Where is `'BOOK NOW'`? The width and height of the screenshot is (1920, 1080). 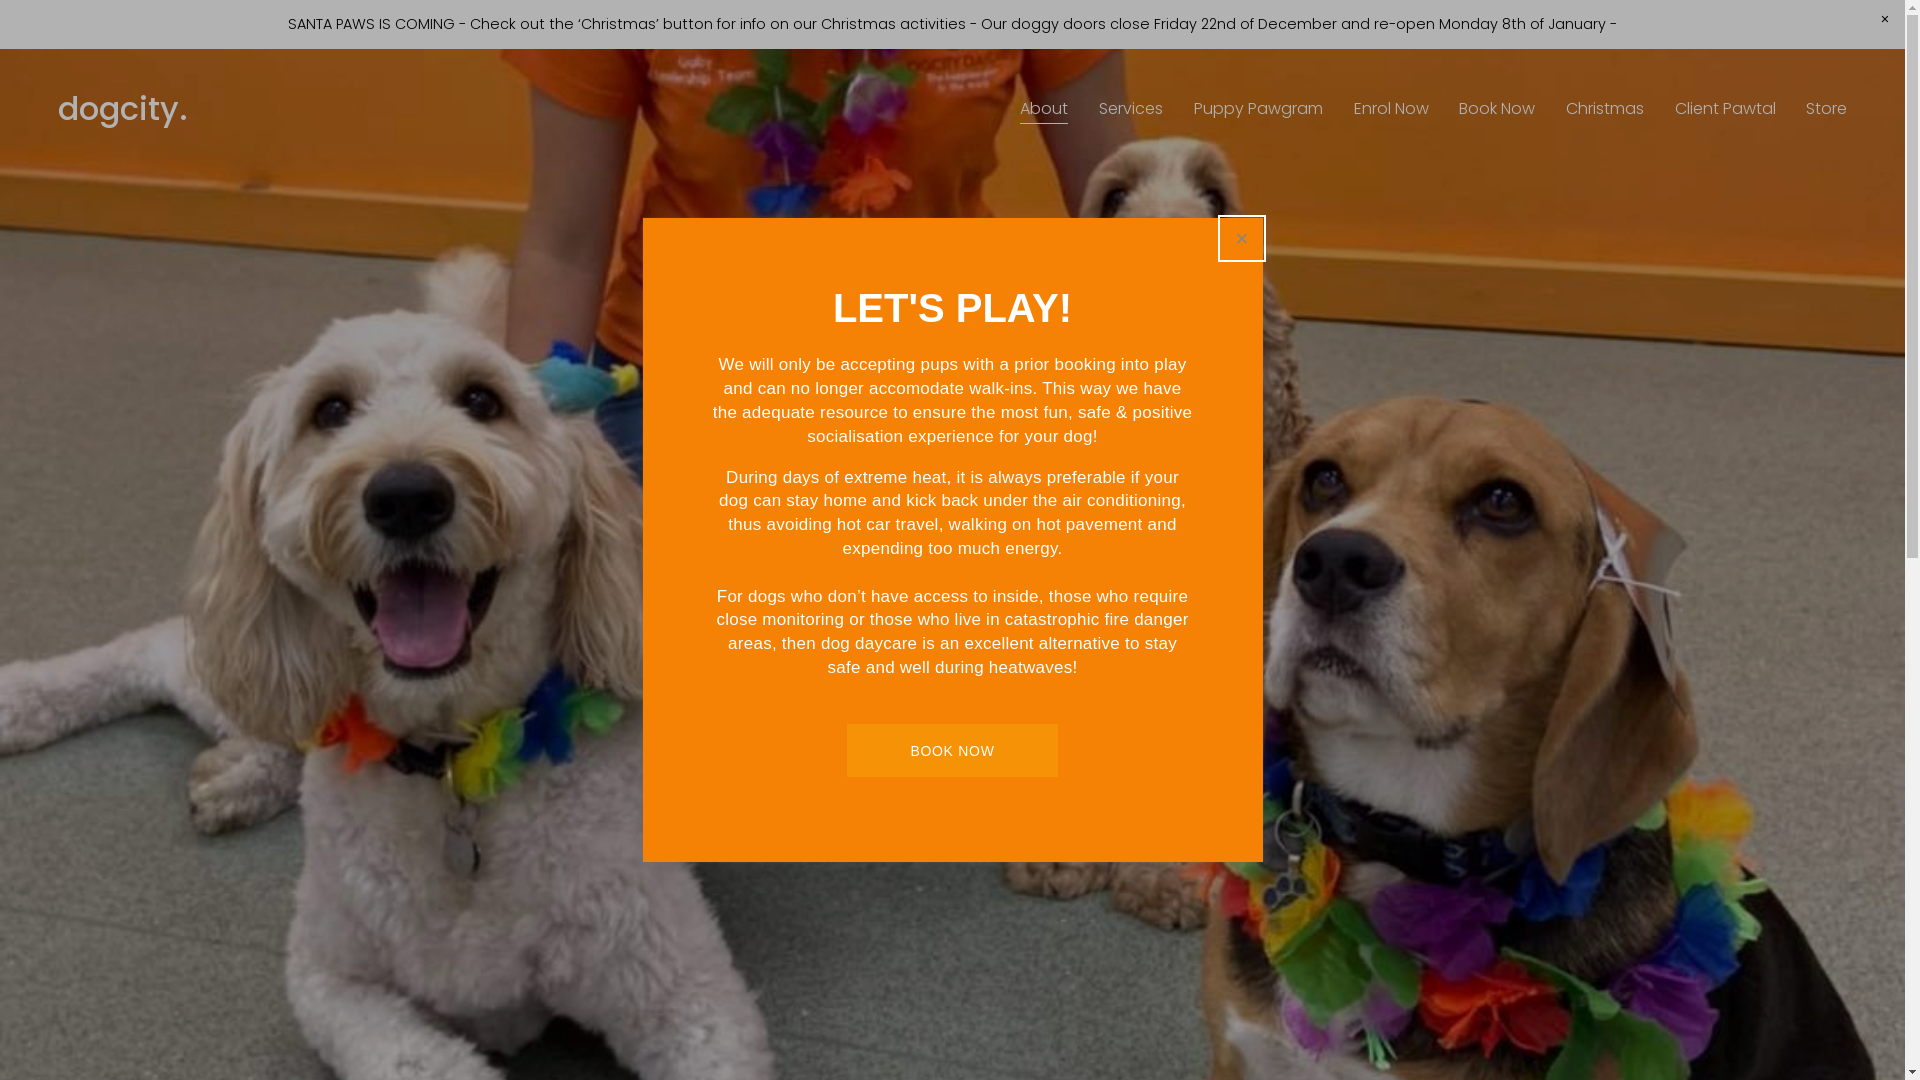 'BOOK NOW' is located at coordinates (951, 750).